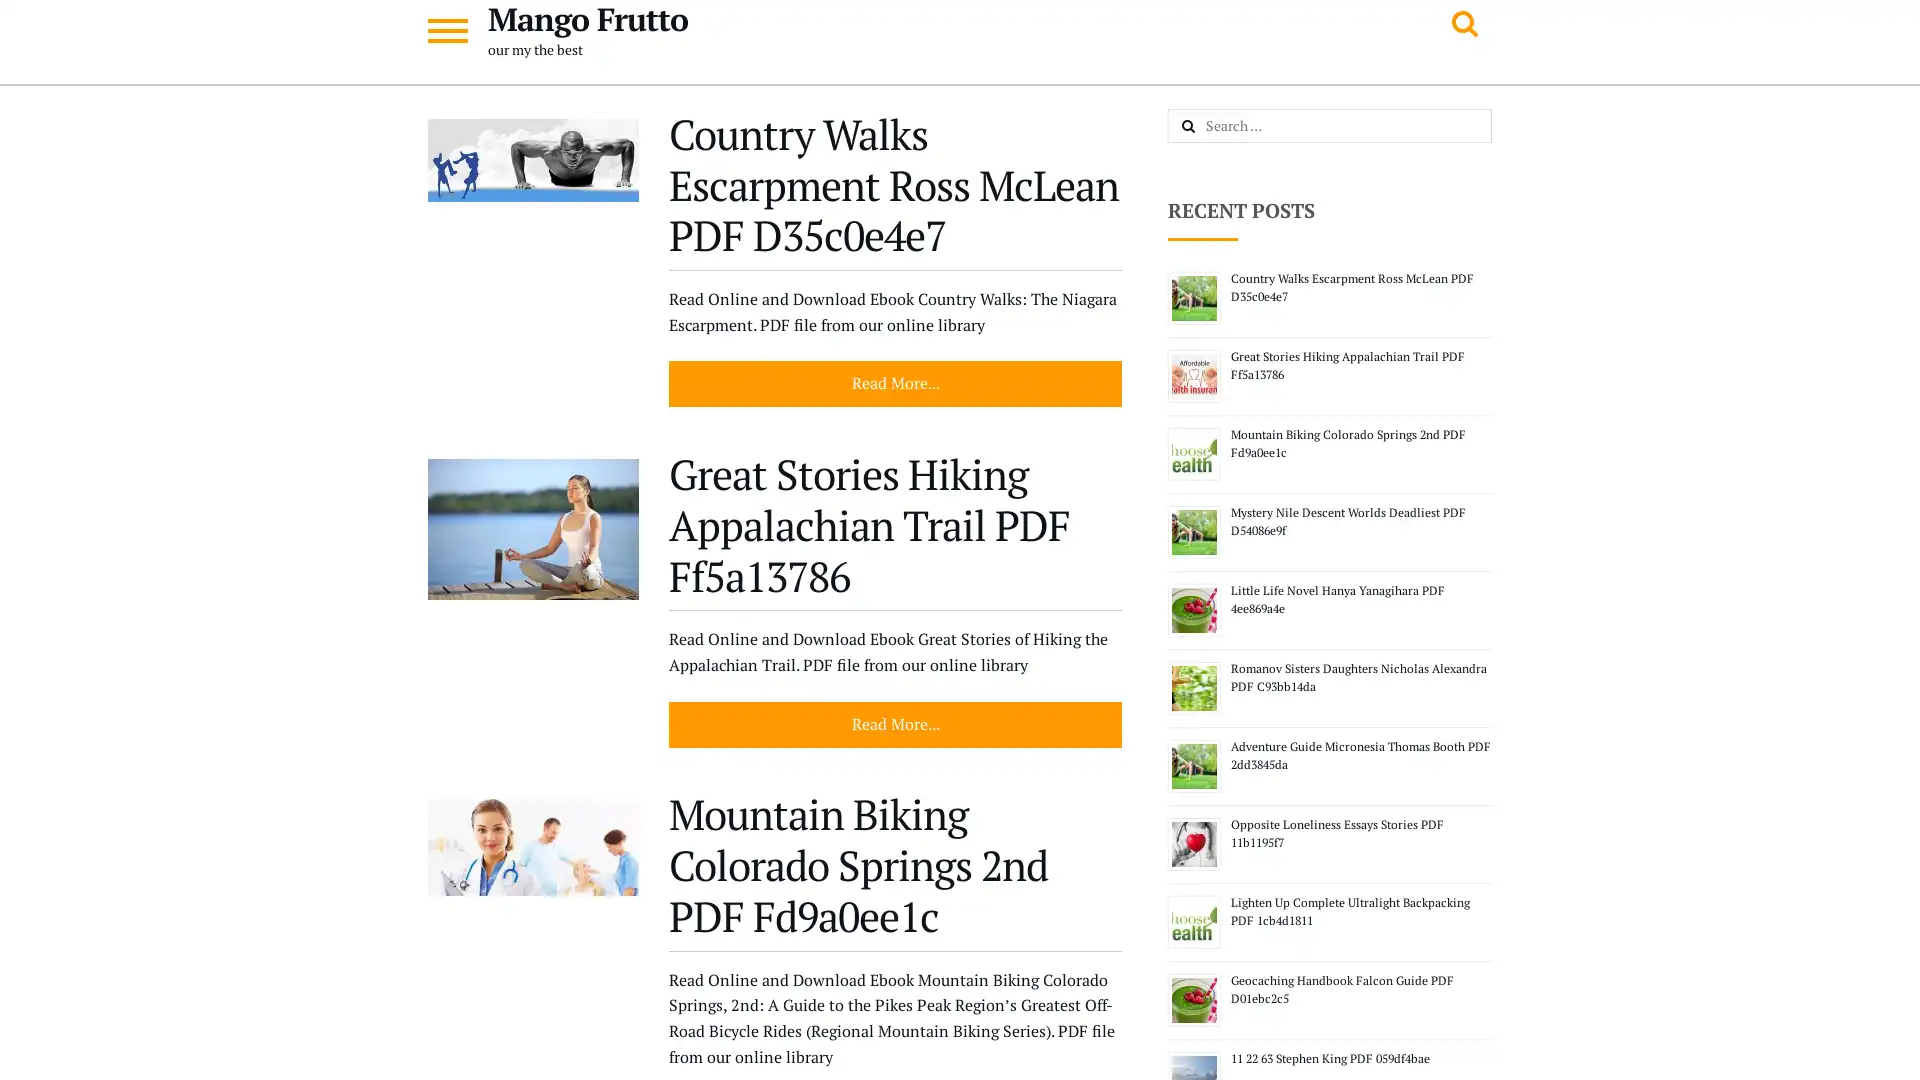 The height and width of the screenshot is (1080, 1920). What do you see at coordinates (1209, 127) in the screenshot?
I see `Search` at bounding box center [1209, 127].